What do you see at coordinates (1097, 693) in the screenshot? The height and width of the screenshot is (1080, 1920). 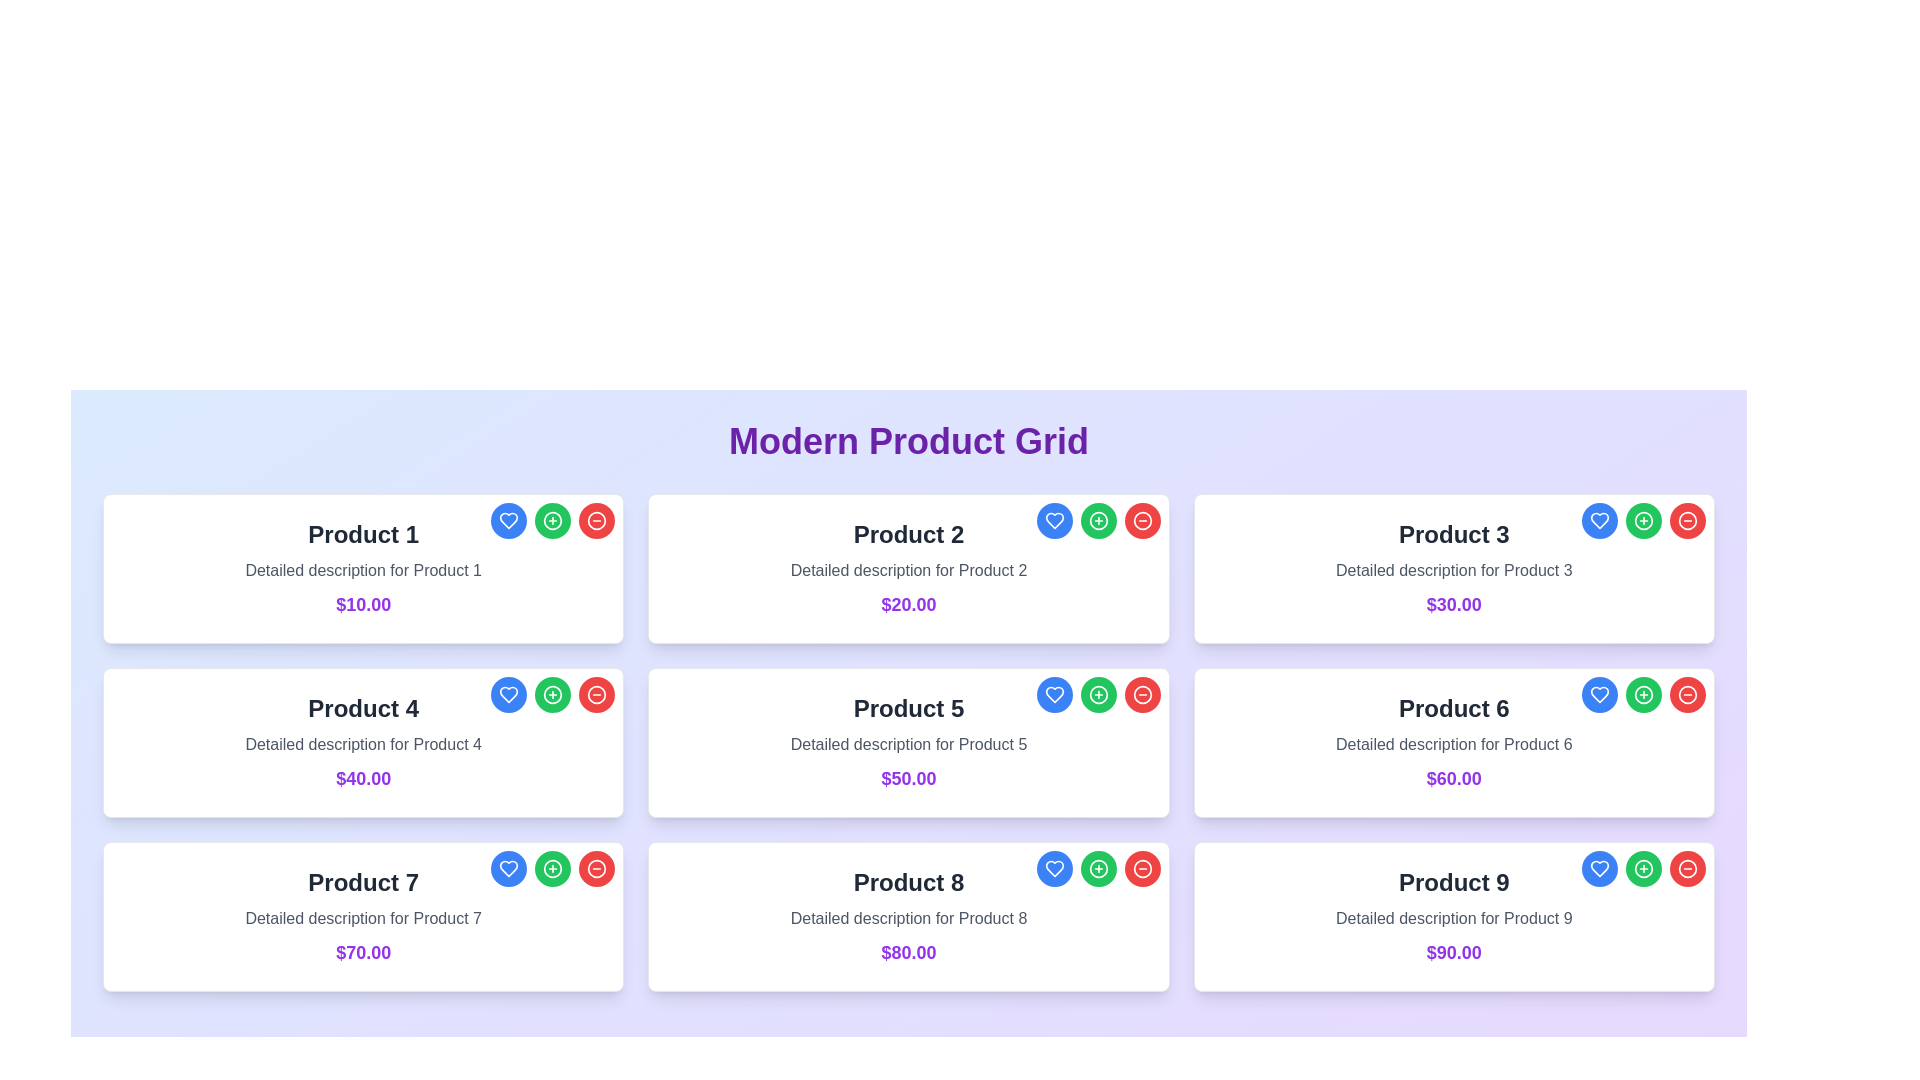 I see `the interactive button for 'Product 5' located in the top-right corner of its card` at bounding box center [1097, 693].